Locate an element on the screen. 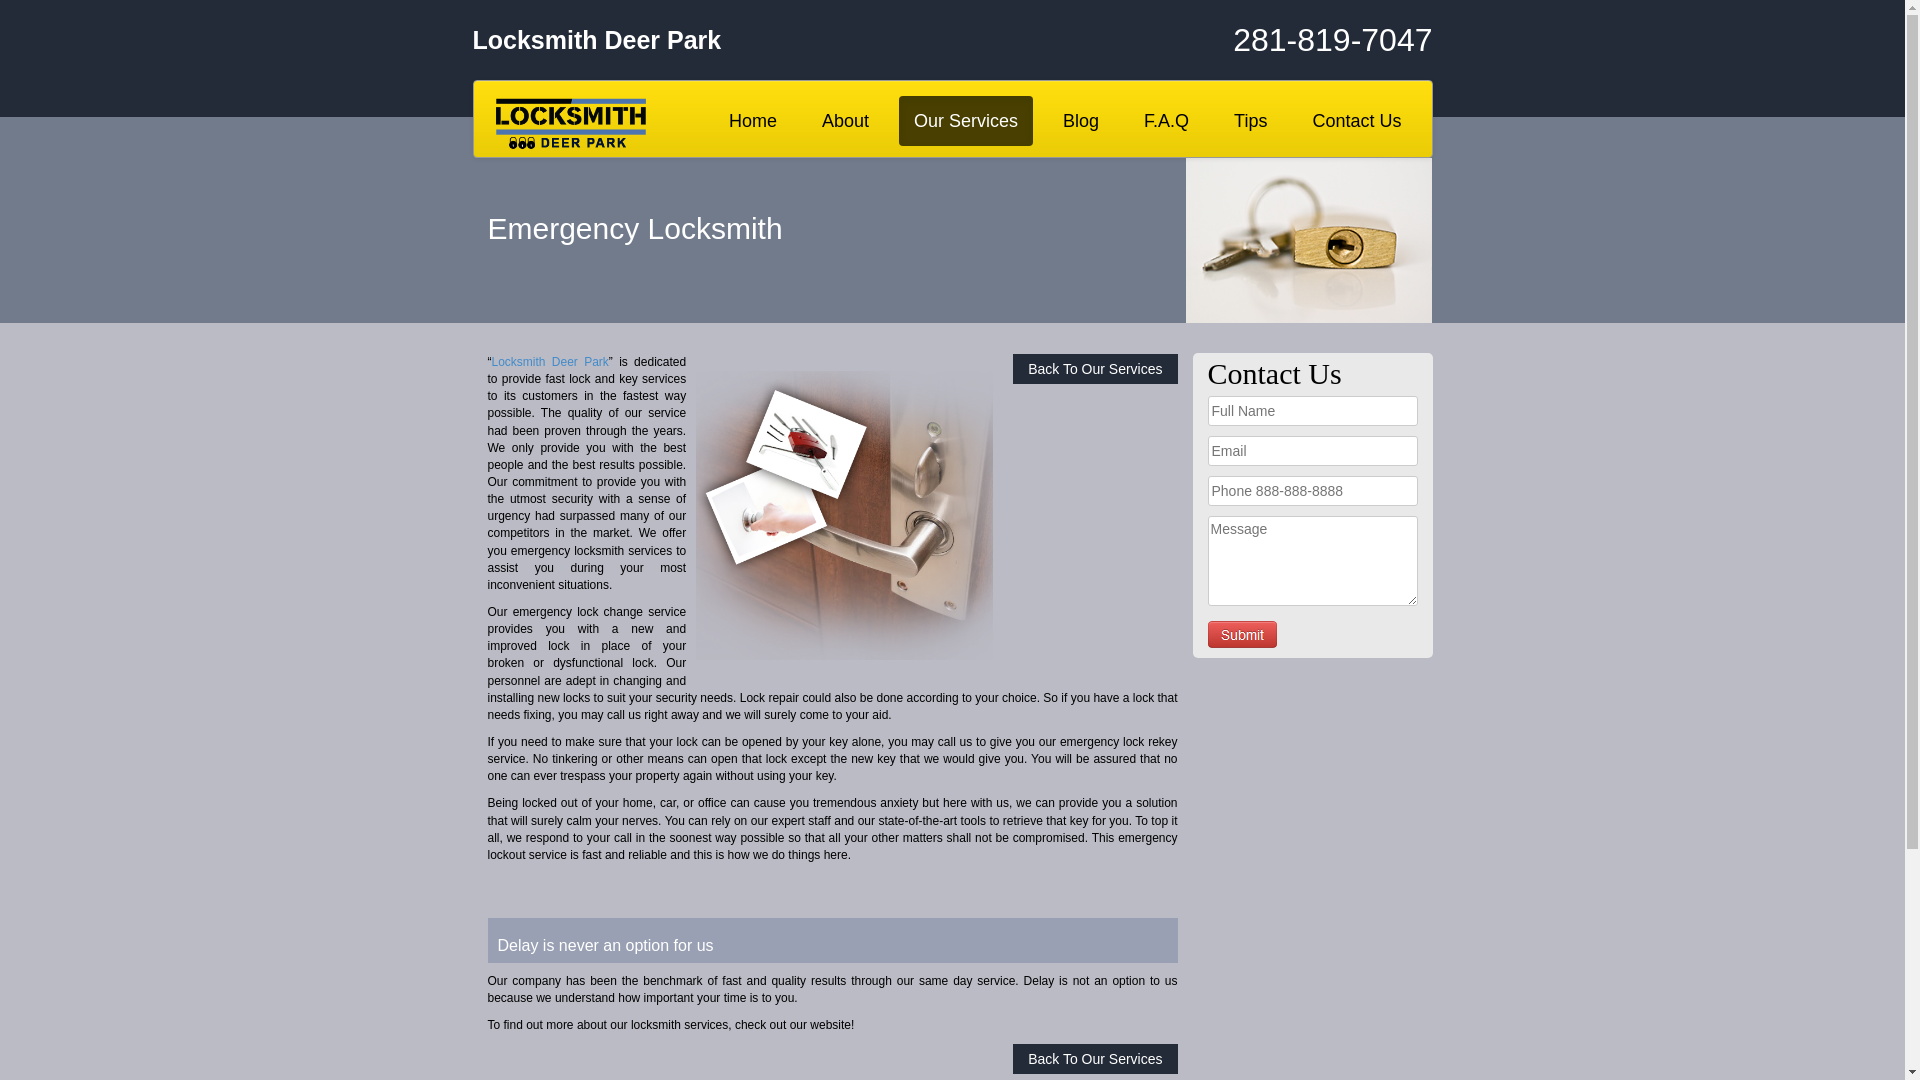 This screenshot has height=1080, width=1920. 'Locksmith Deer Park' is located at coordinates (491, 362).